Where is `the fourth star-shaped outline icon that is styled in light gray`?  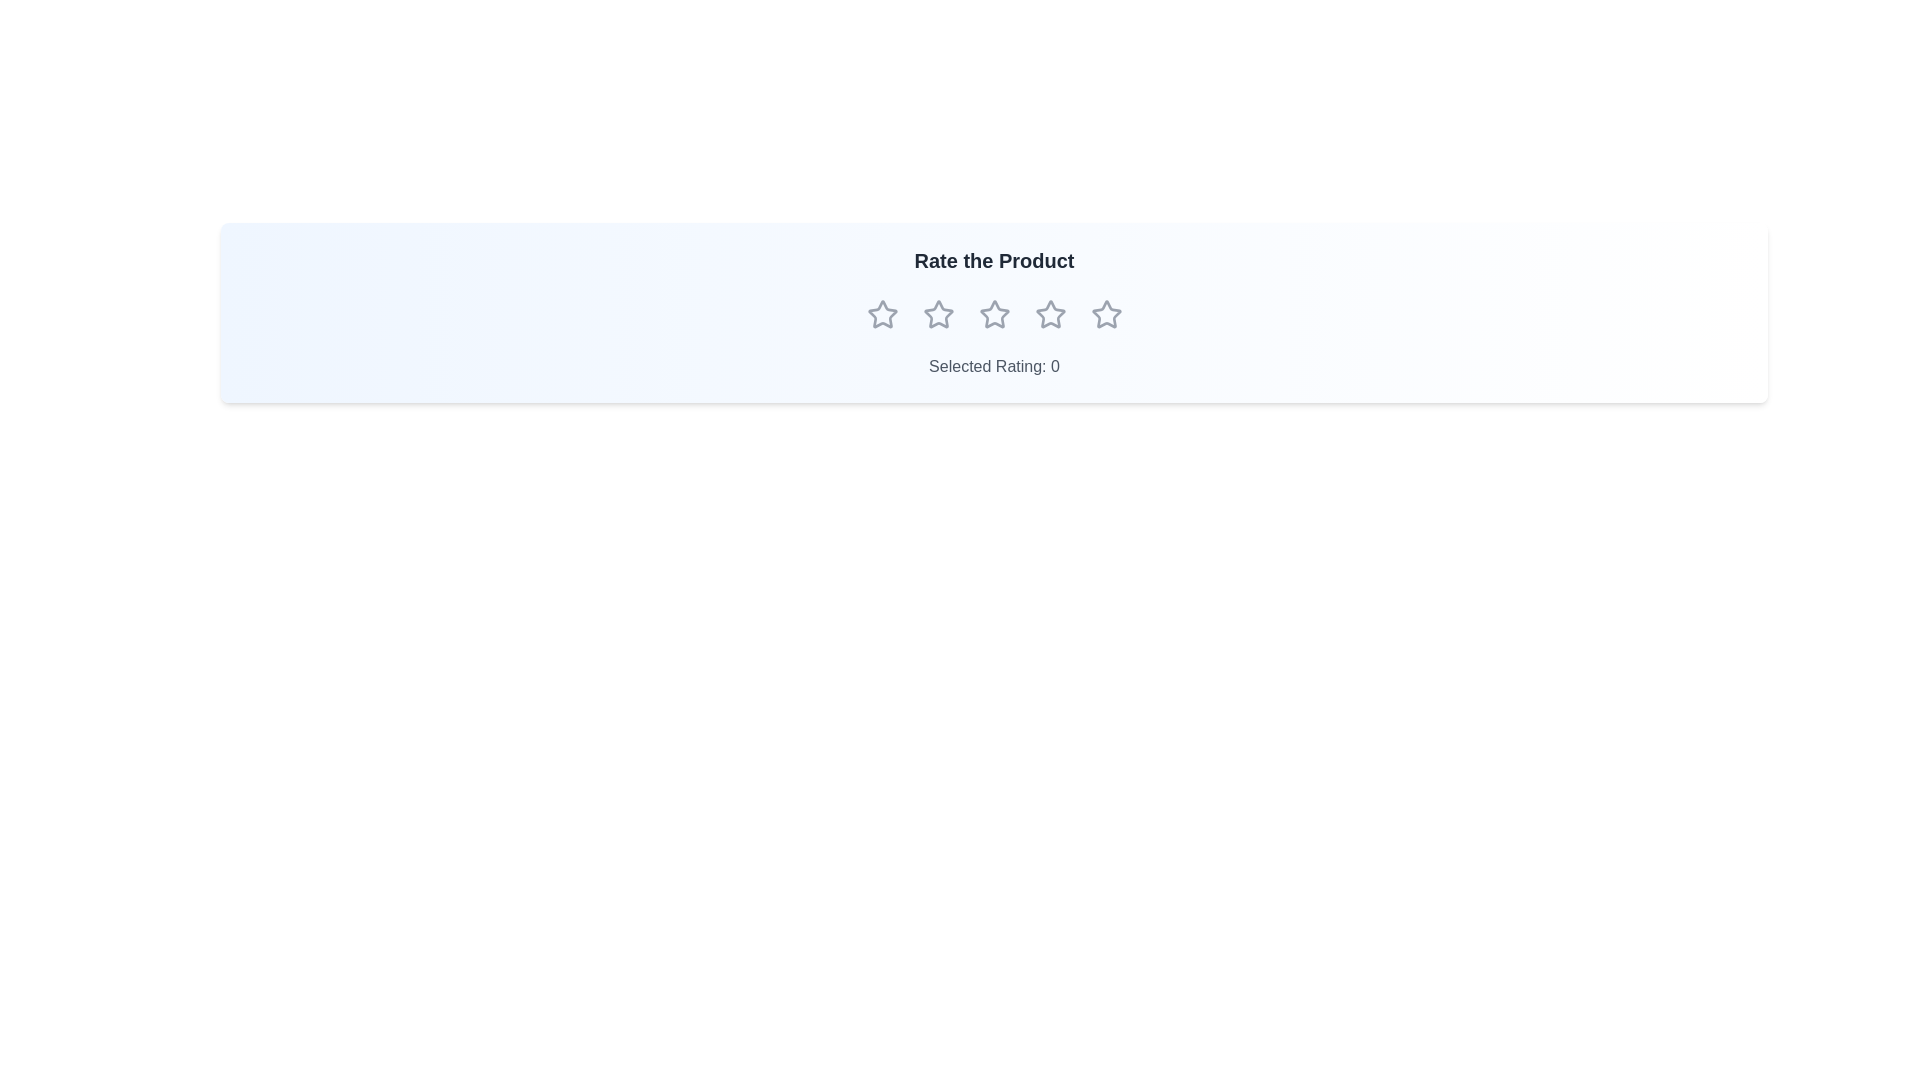
the fourth star-shaped outline icon that is styled in light gray is located at coordinates (1049, 315).